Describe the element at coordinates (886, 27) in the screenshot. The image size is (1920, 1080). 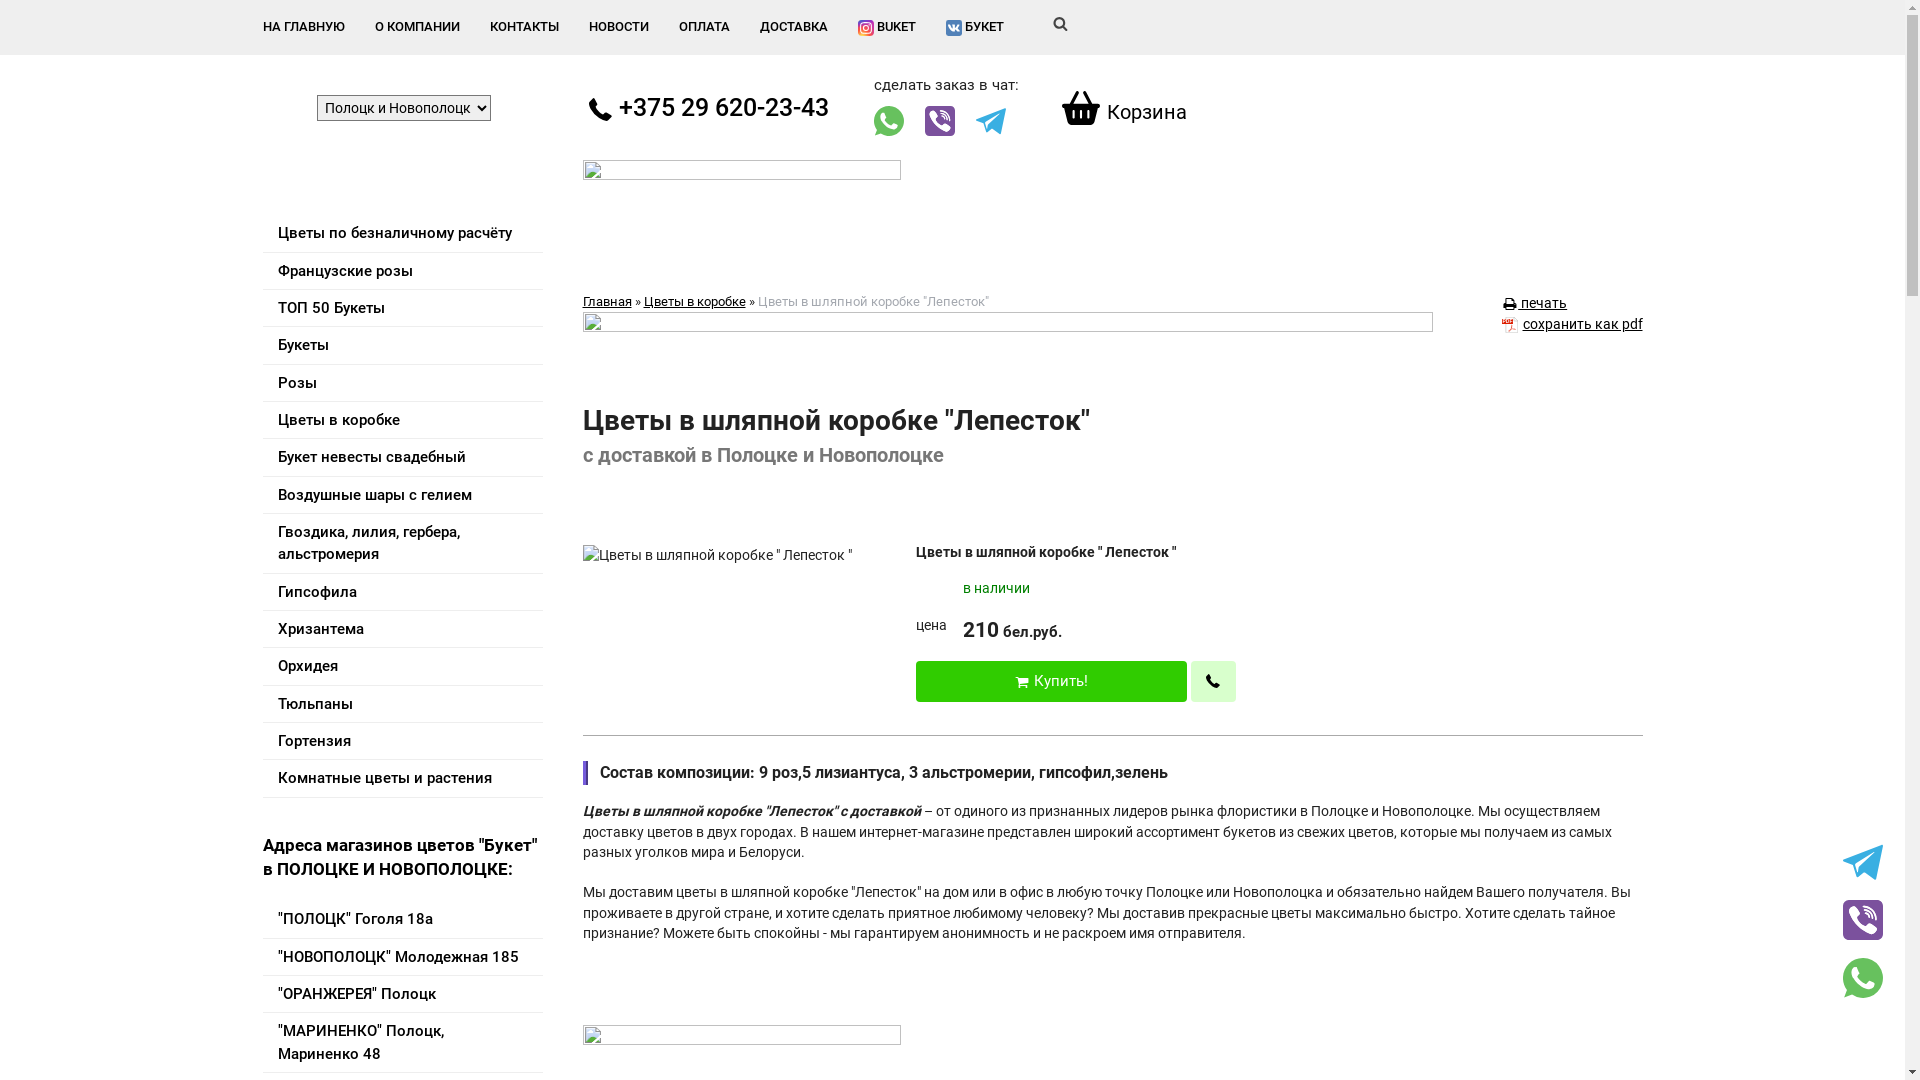
I see `'BUKET'` at that location.